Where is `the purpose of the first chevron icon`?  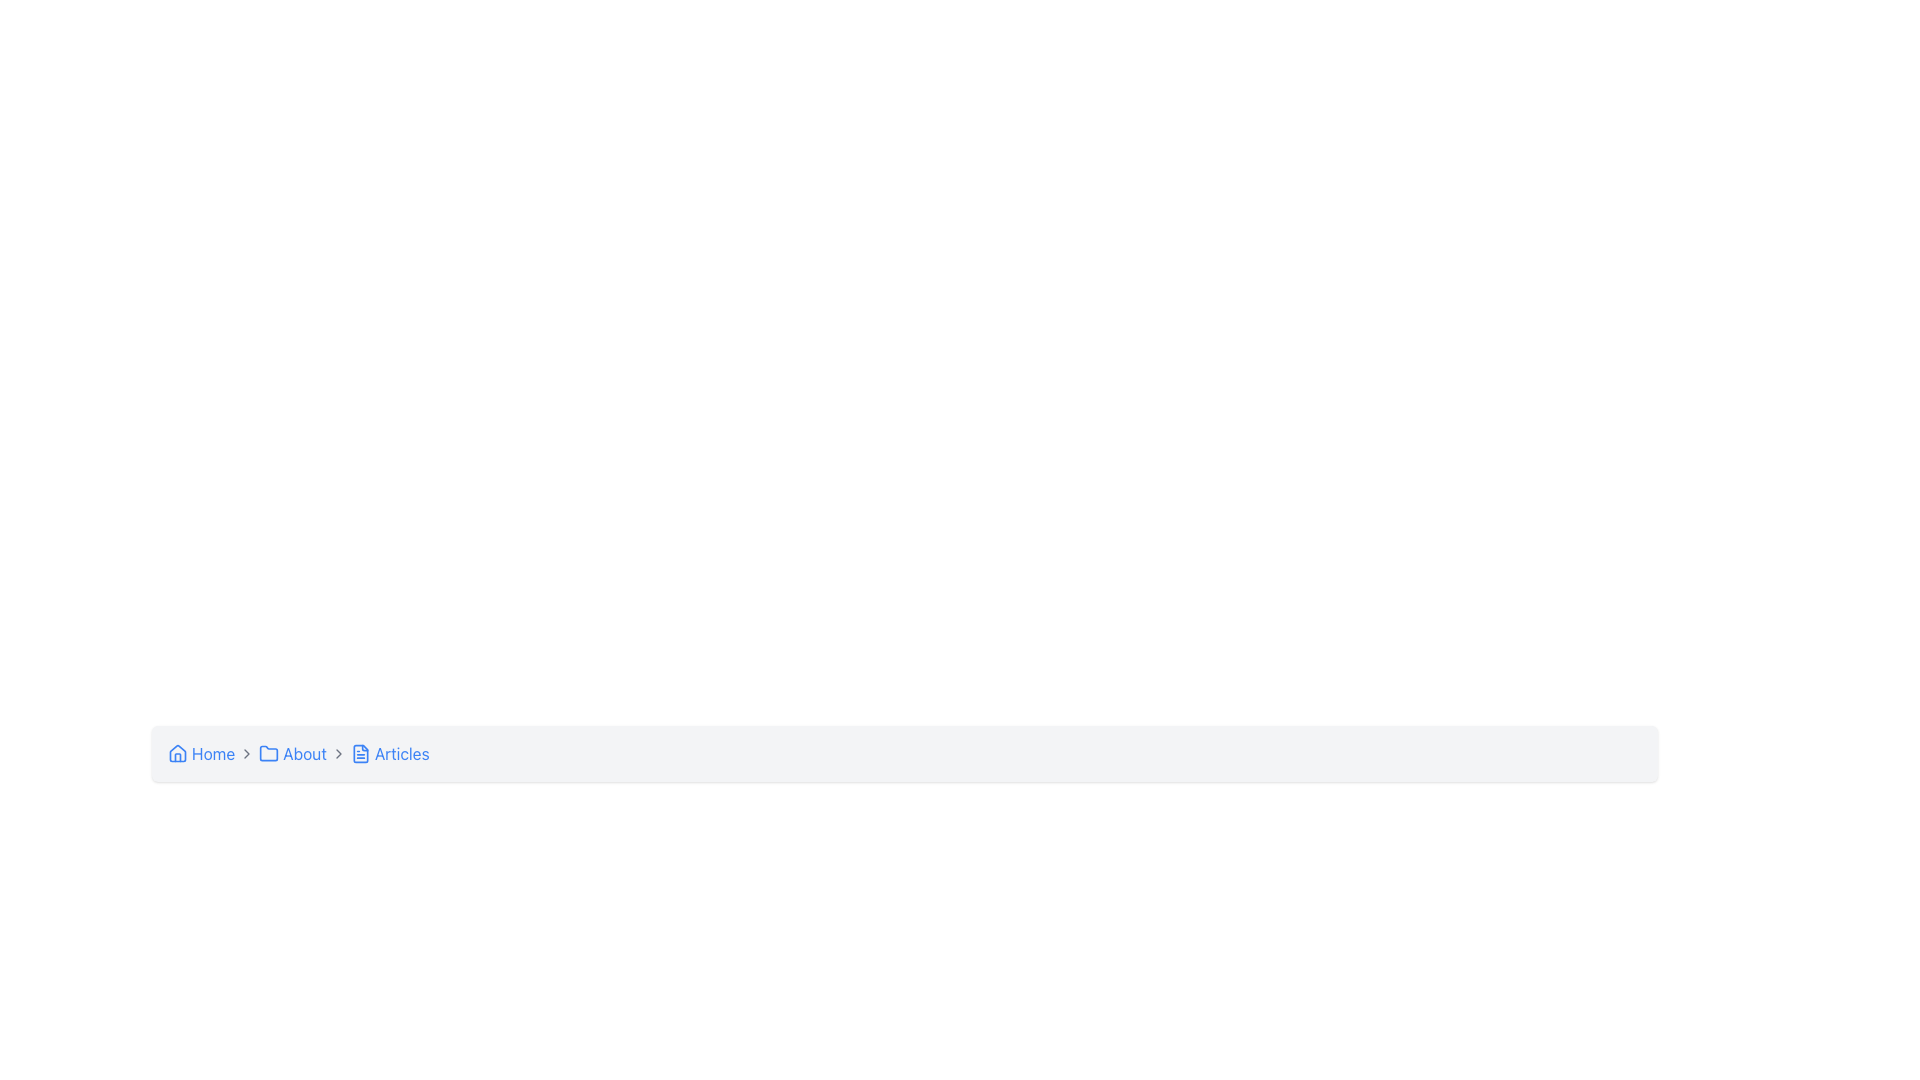 the purpose of the first chevron icon is located at coordinates (246, 753).